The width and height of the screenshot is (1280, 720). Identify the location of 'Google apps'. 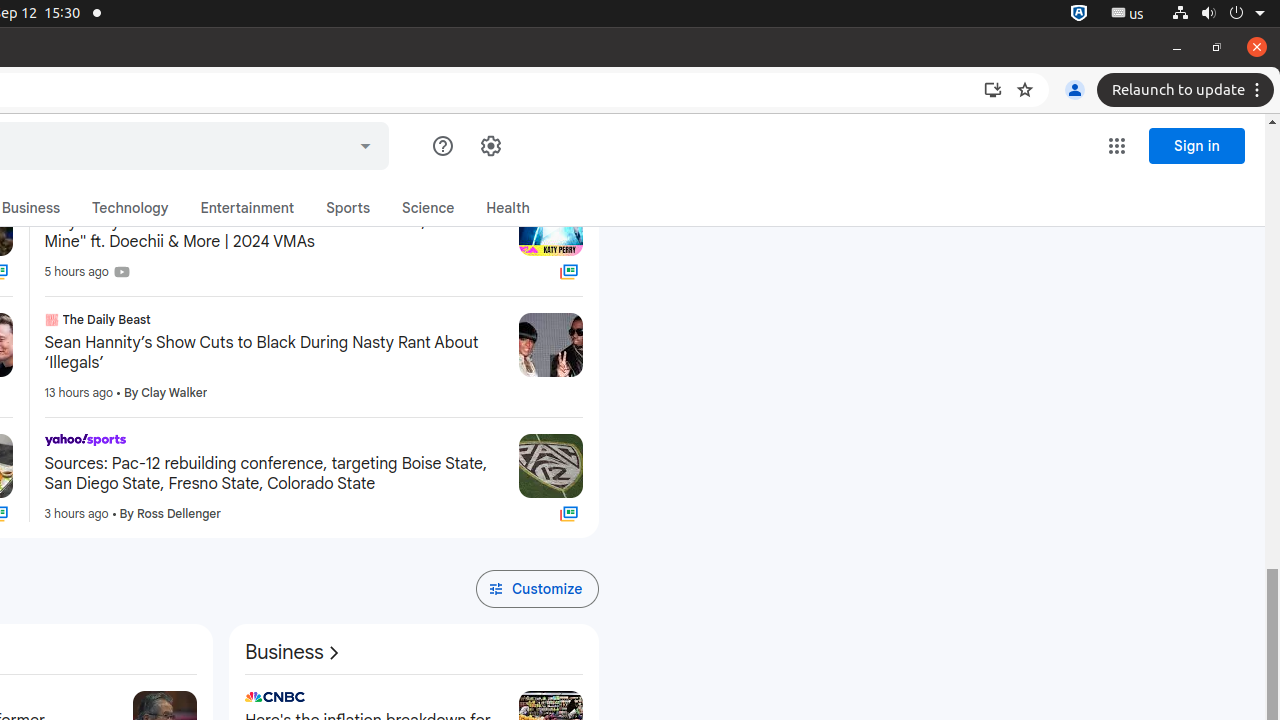
(1116, 145).